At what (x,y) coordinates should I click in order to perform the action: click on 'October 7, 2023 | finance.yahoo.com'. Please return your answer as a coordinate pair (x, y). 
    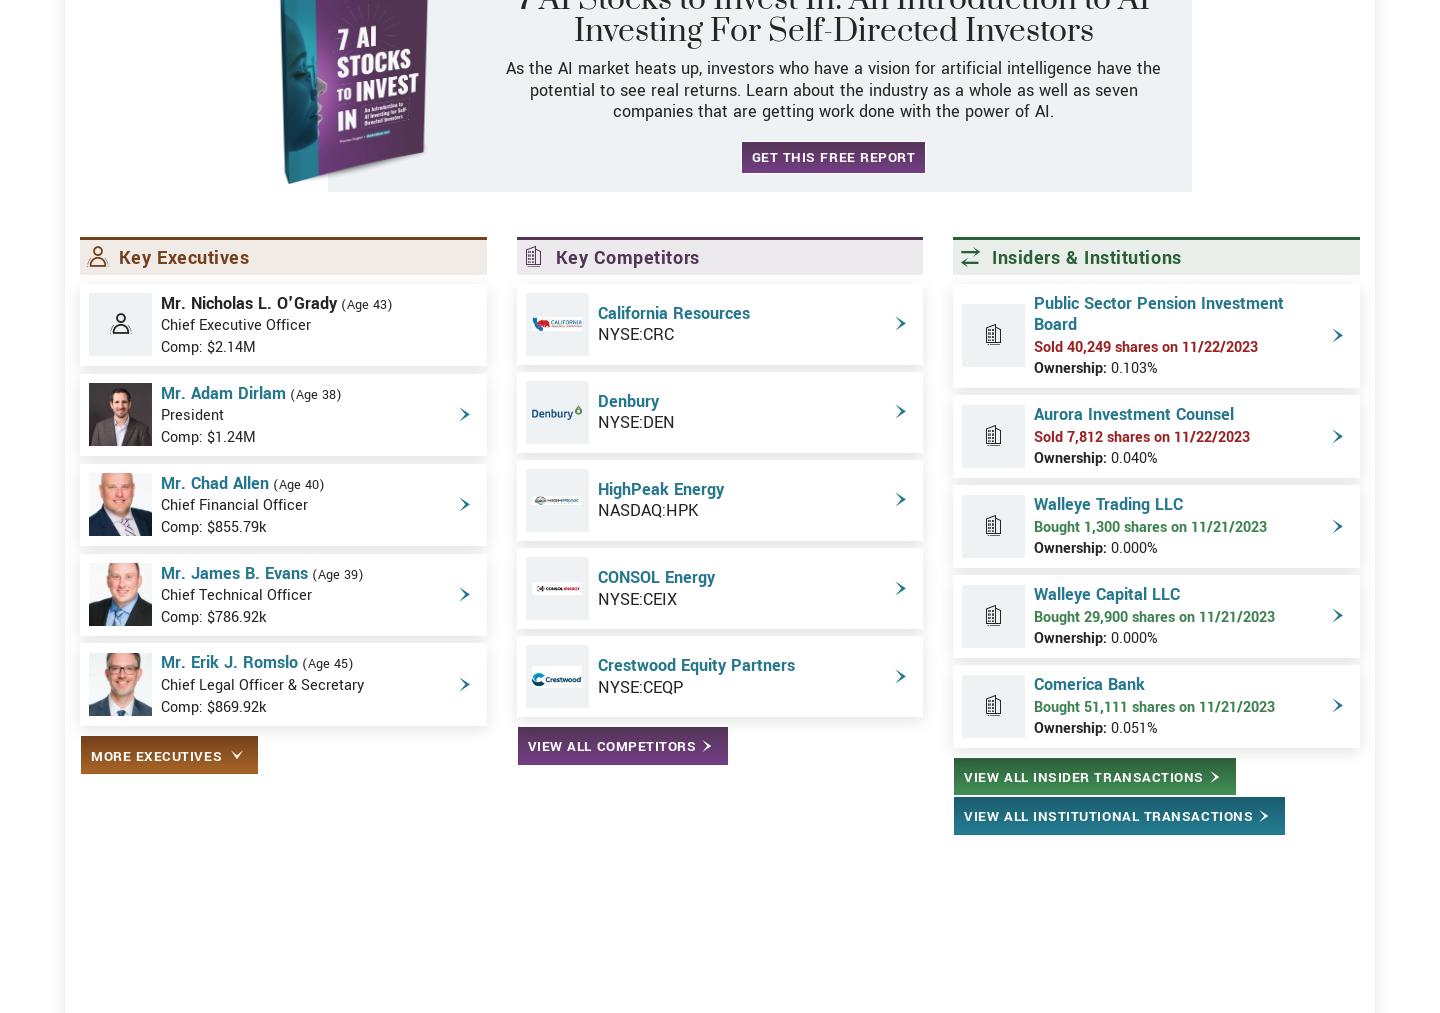
    Looking at the image, I should click on (199, 760).